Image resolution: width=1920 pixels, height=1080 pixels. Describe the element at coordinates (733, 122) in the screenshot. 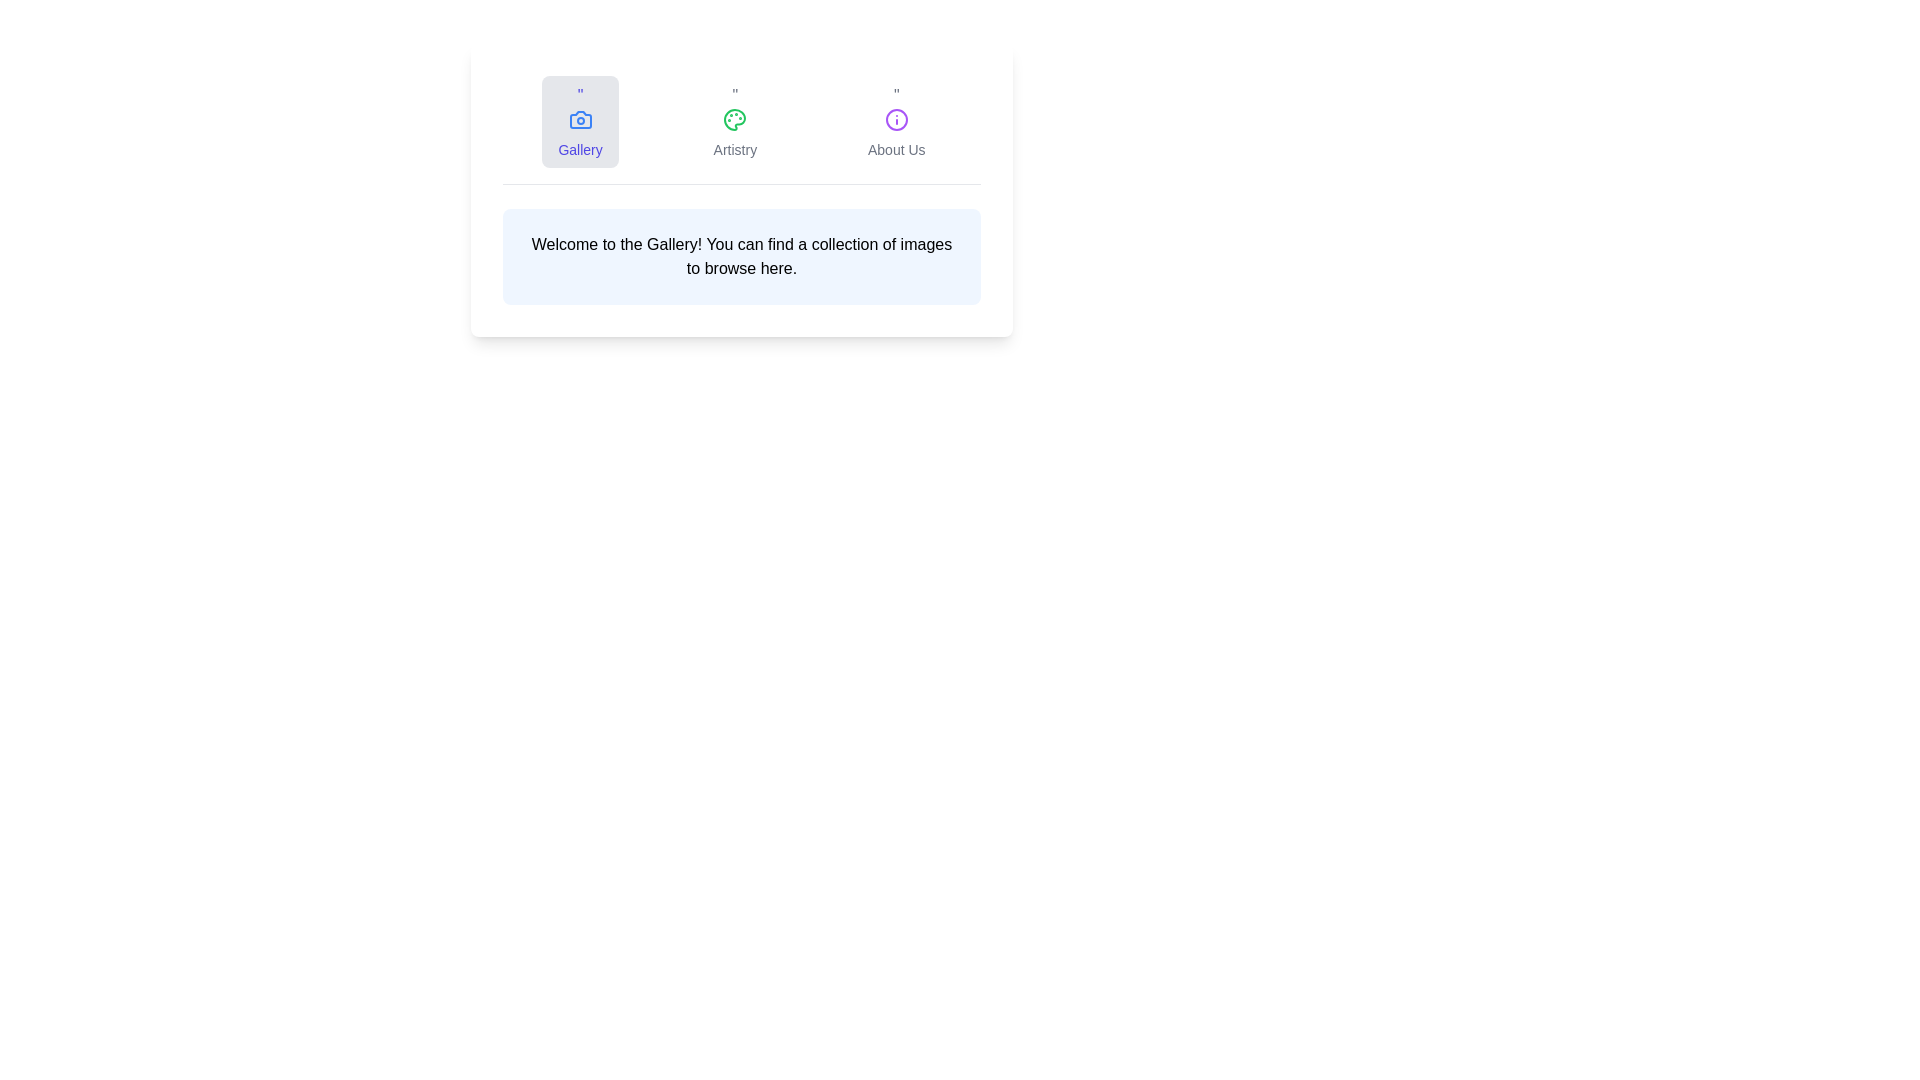

I see `the tab Artistry by clicking its button` at that location.